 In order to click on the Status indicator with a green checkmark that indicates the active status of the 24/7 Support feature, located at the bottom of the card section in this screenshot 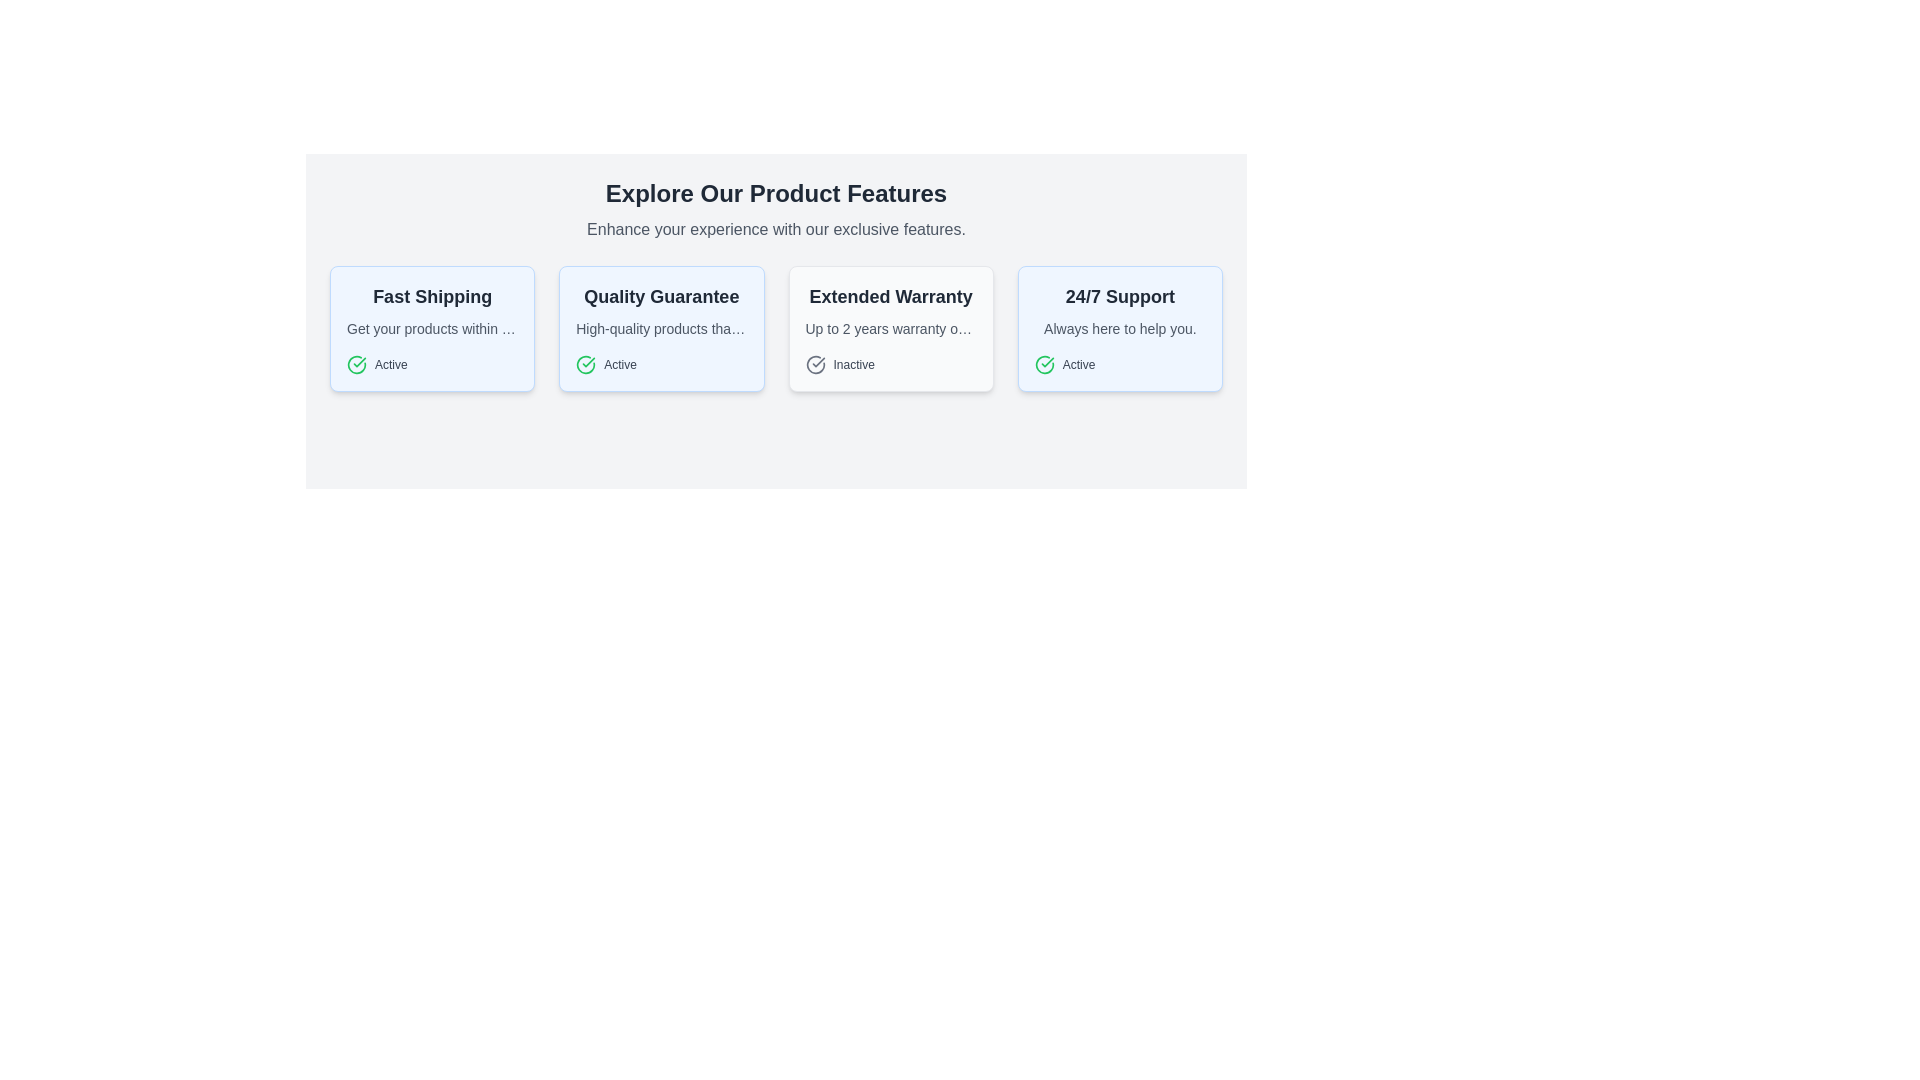, I will do `click(1120, 365)`.